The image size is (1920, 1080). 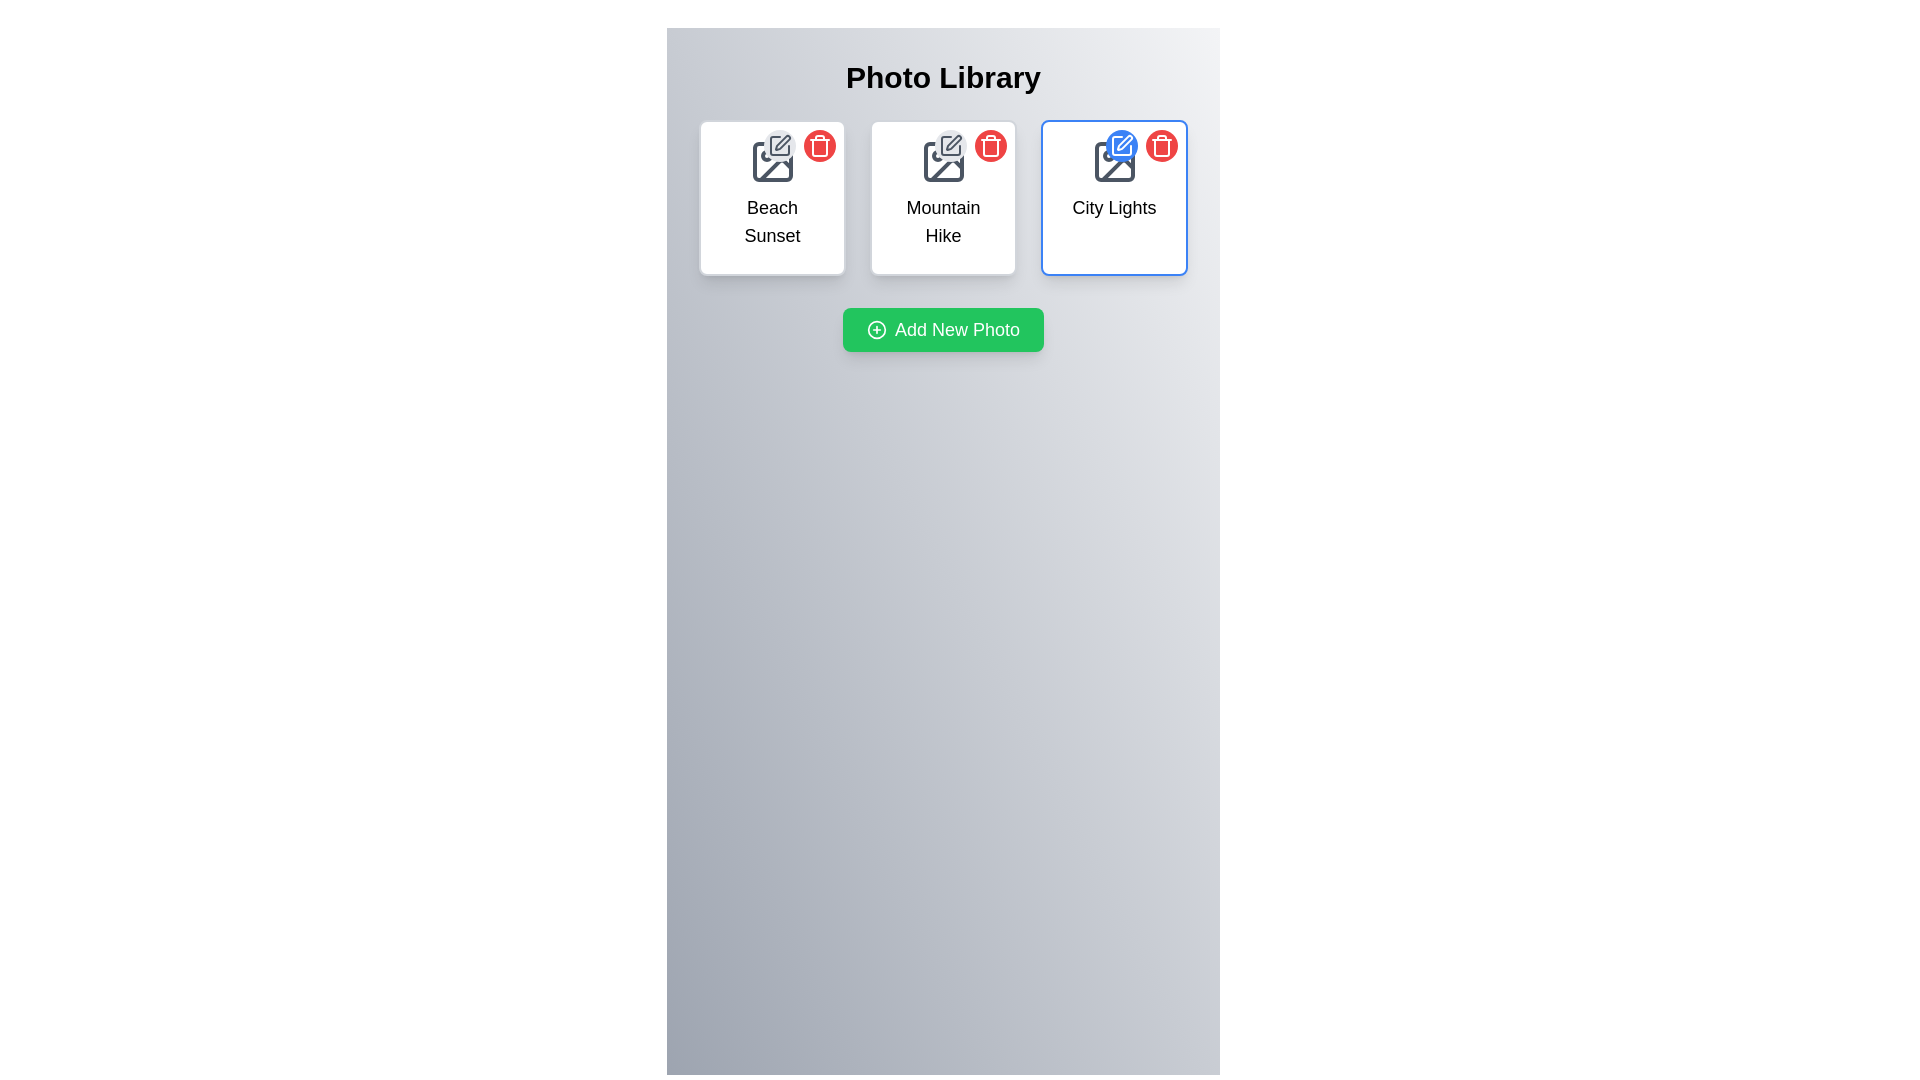 What do you see at coordinates (1122, 145) in the screenshot?
I see `the interactive icon located in the upper-right corner of the 'City Lights' card to interact with it` at bounding box center [1122, 145].